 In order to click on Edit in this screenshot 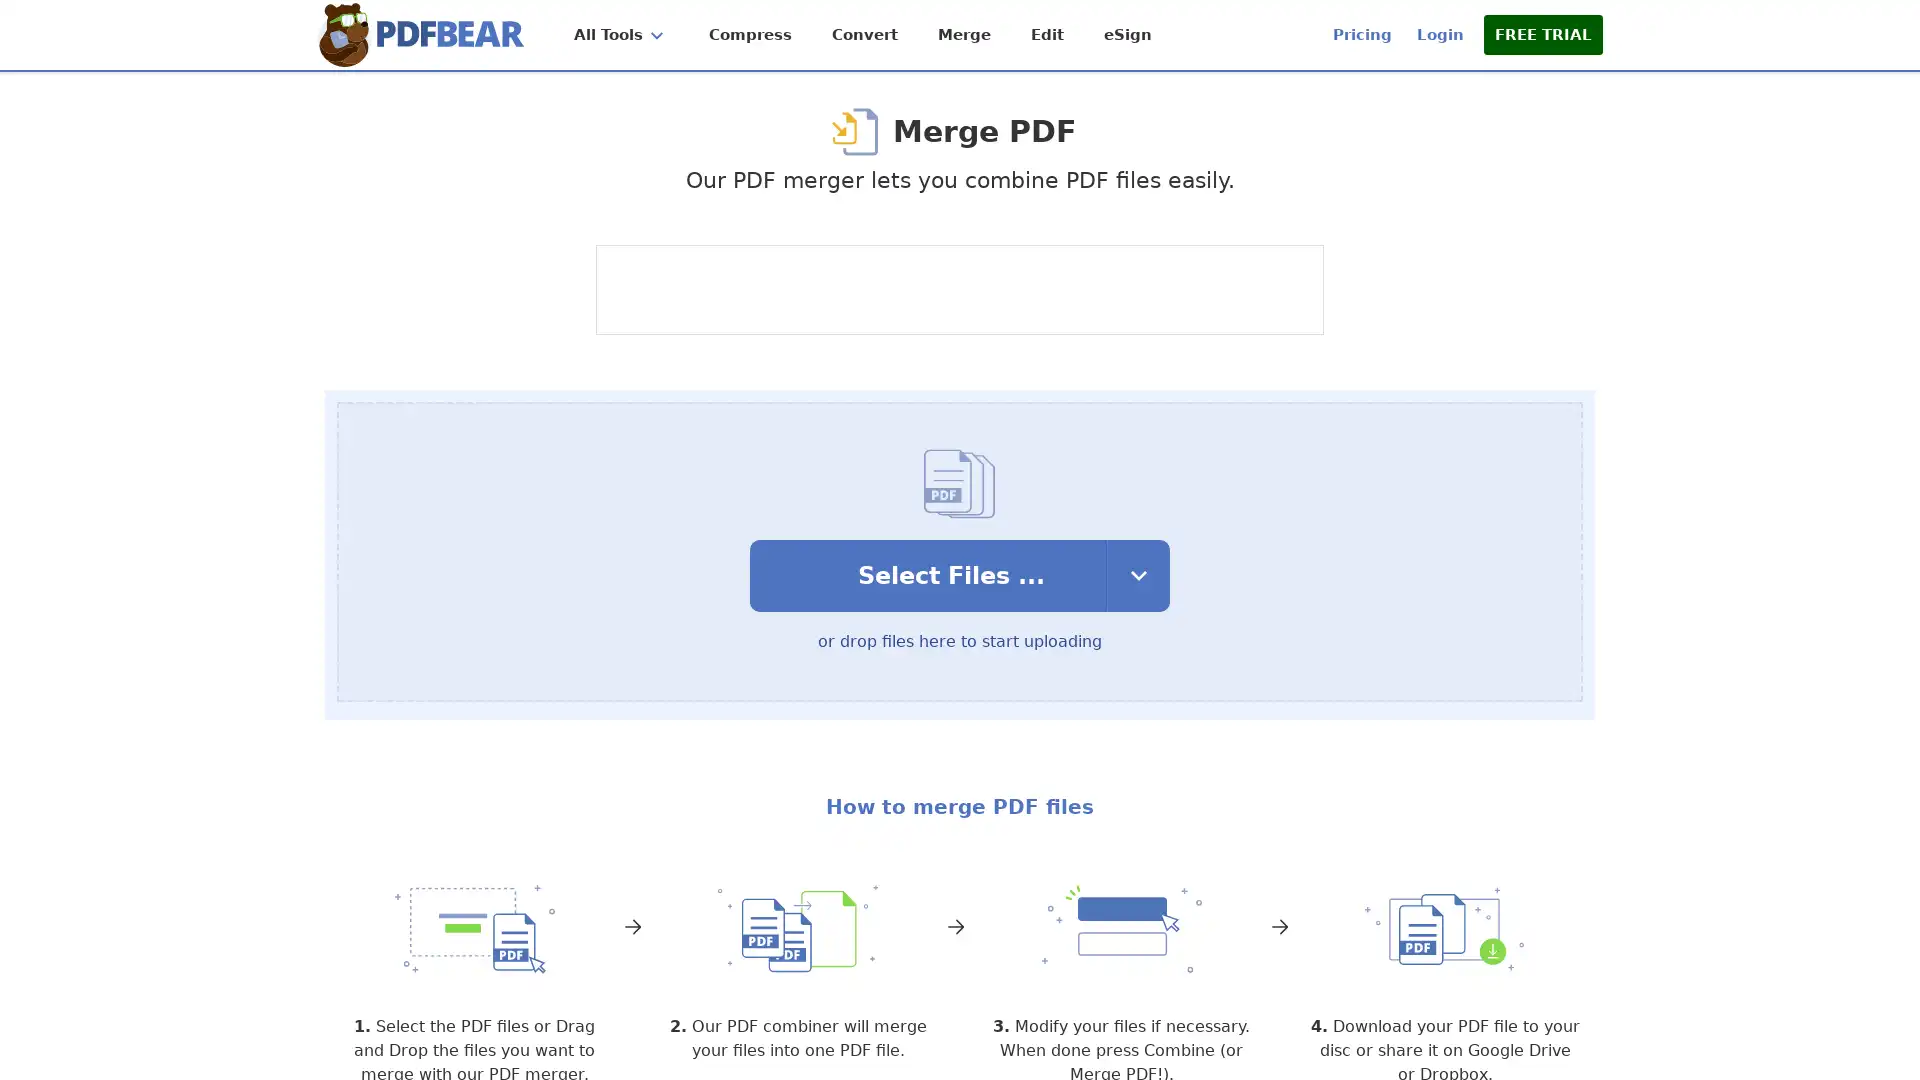, I will do `click(1045, 34)`.